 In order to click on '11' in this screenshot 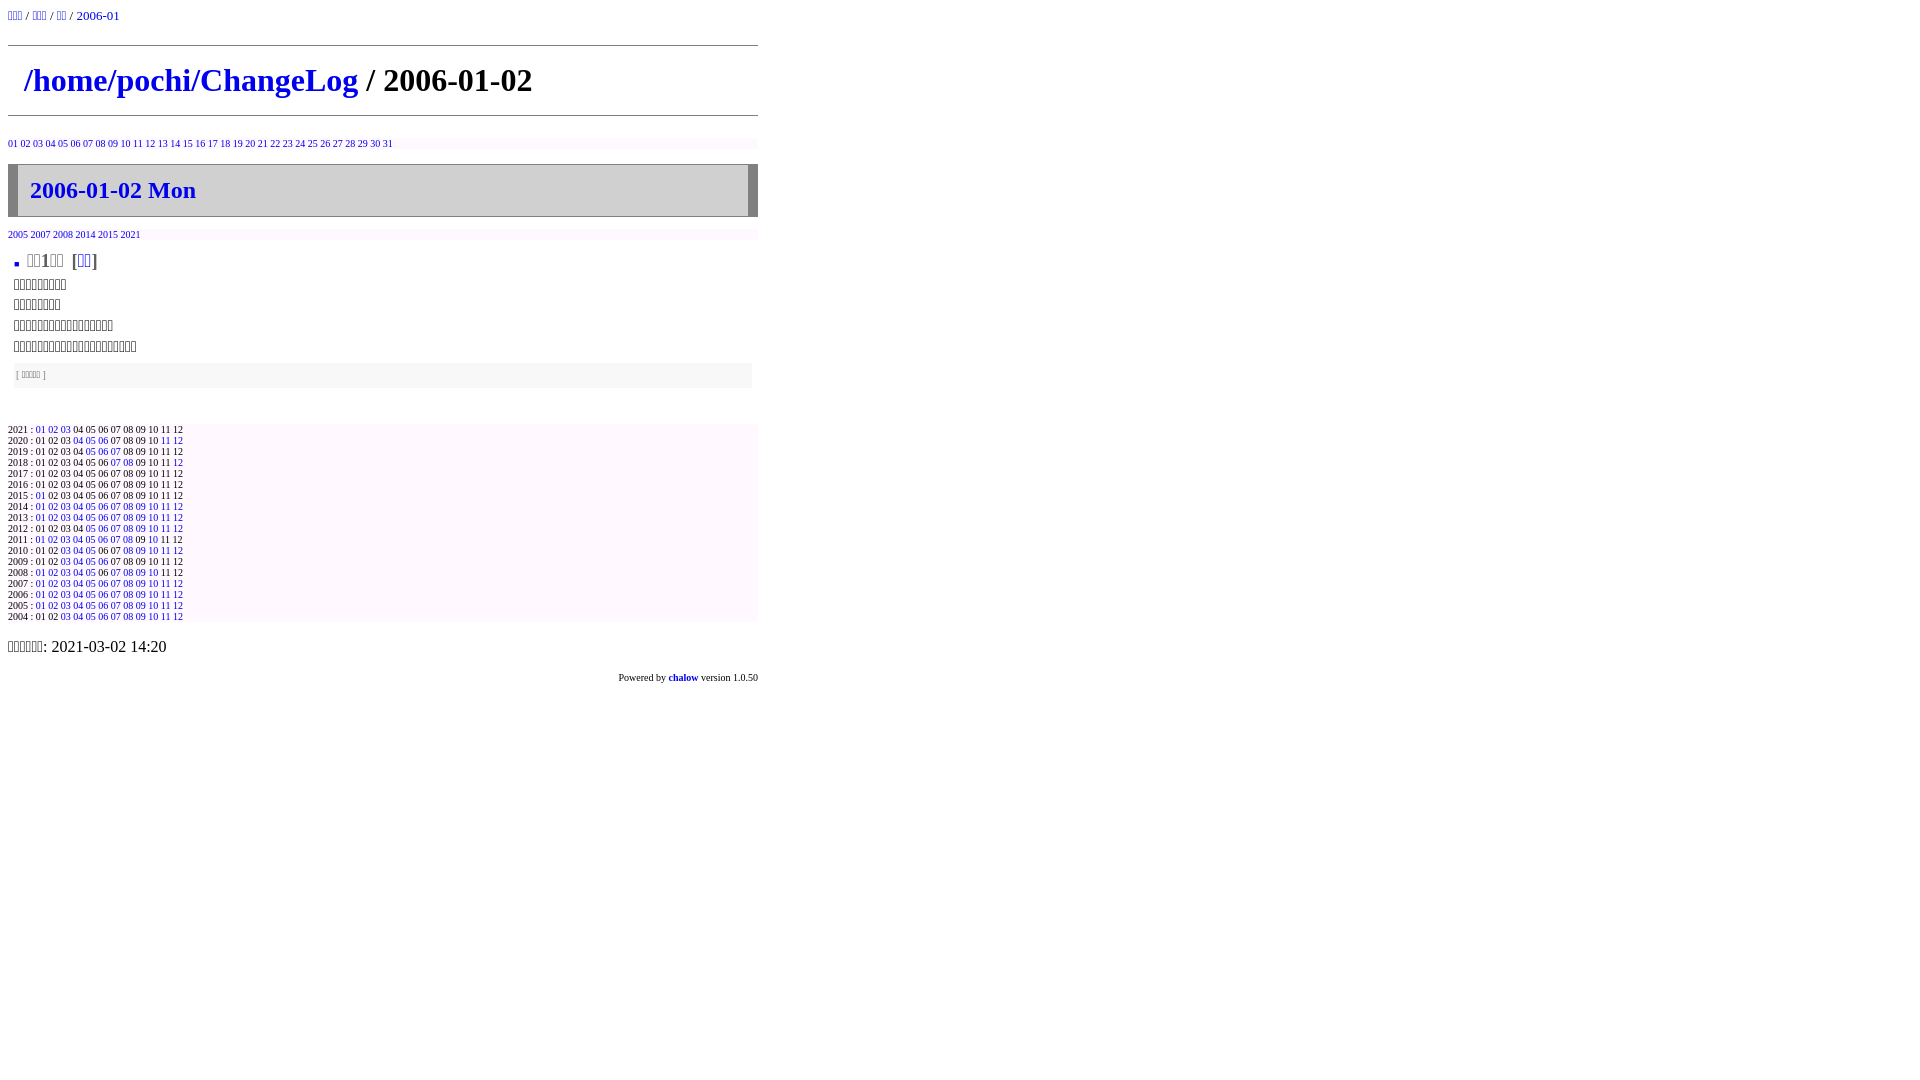, I will do `click(166, 505)`.